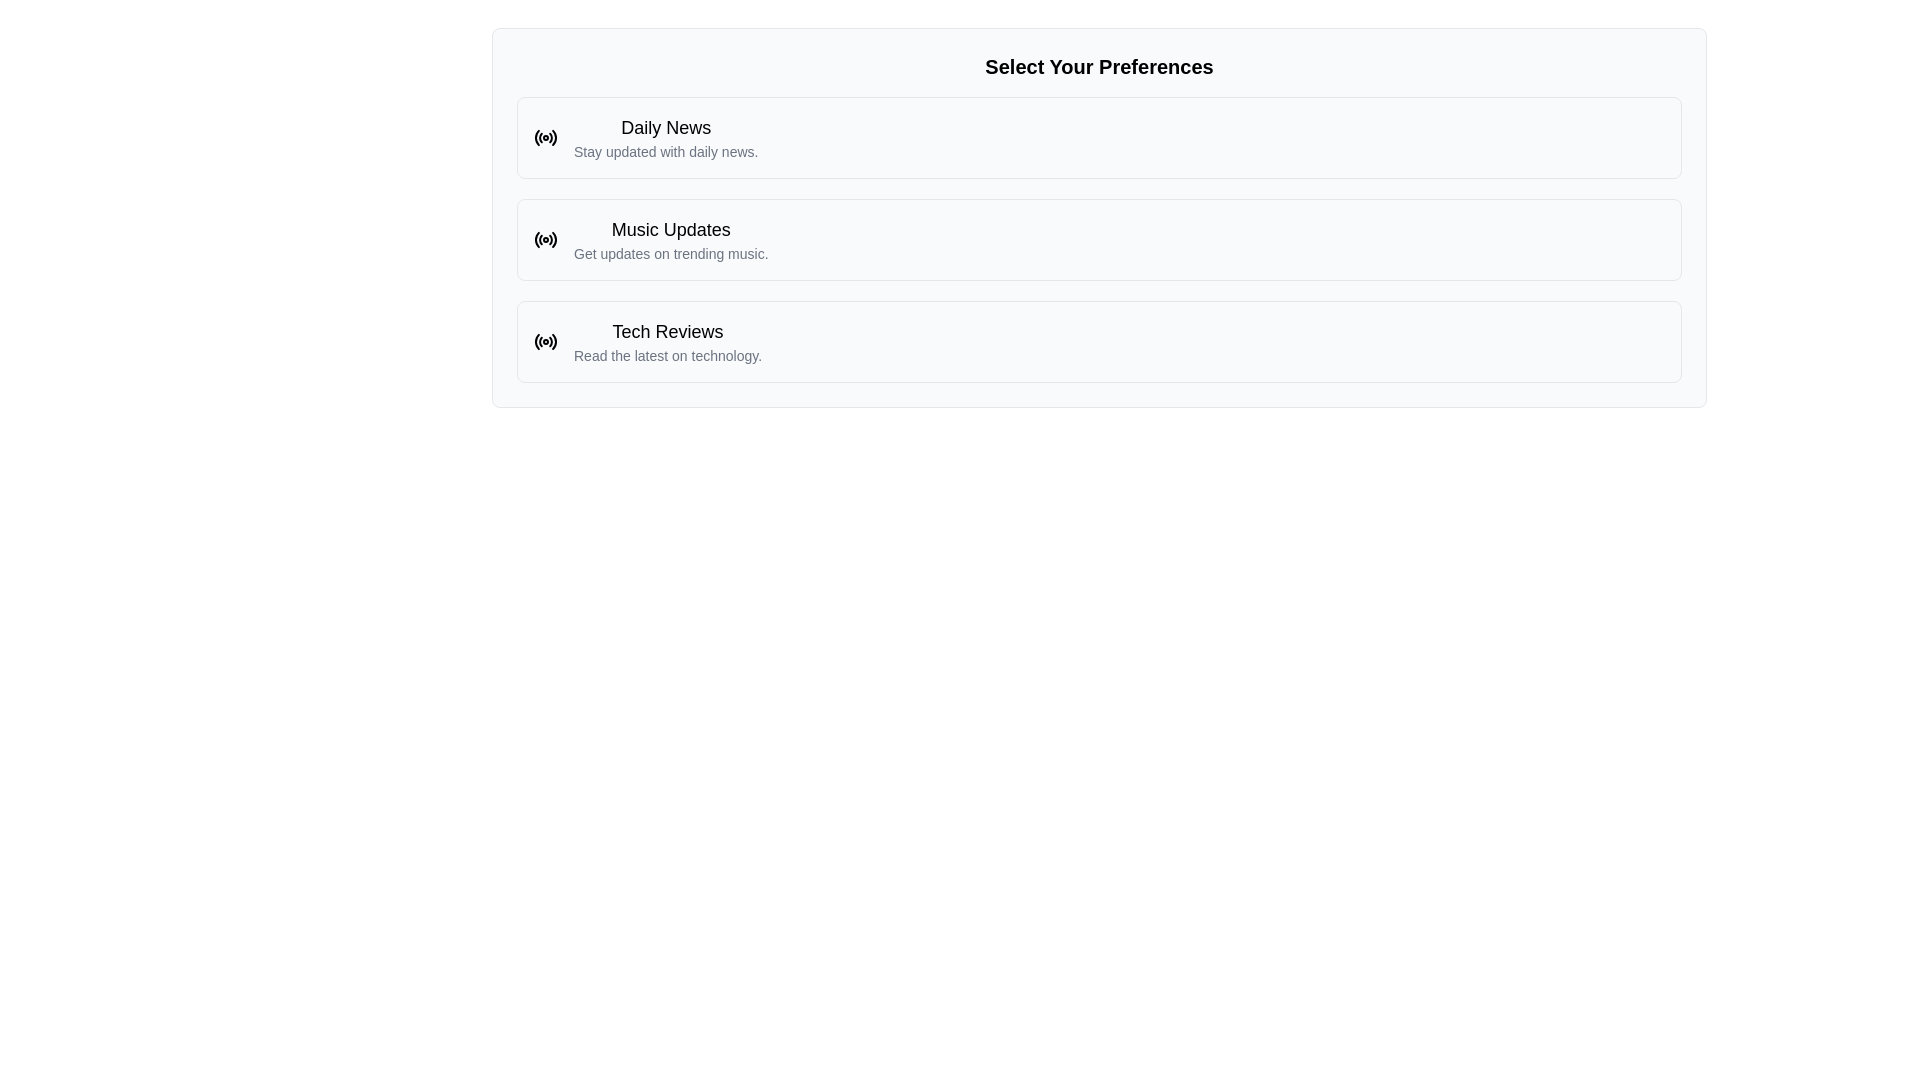 This screenshot has height=1080, width=1920. I want to click on the second item in the vertical list of options, which is a Text display block for subscribing to updates about trending music, so click(671, 238).